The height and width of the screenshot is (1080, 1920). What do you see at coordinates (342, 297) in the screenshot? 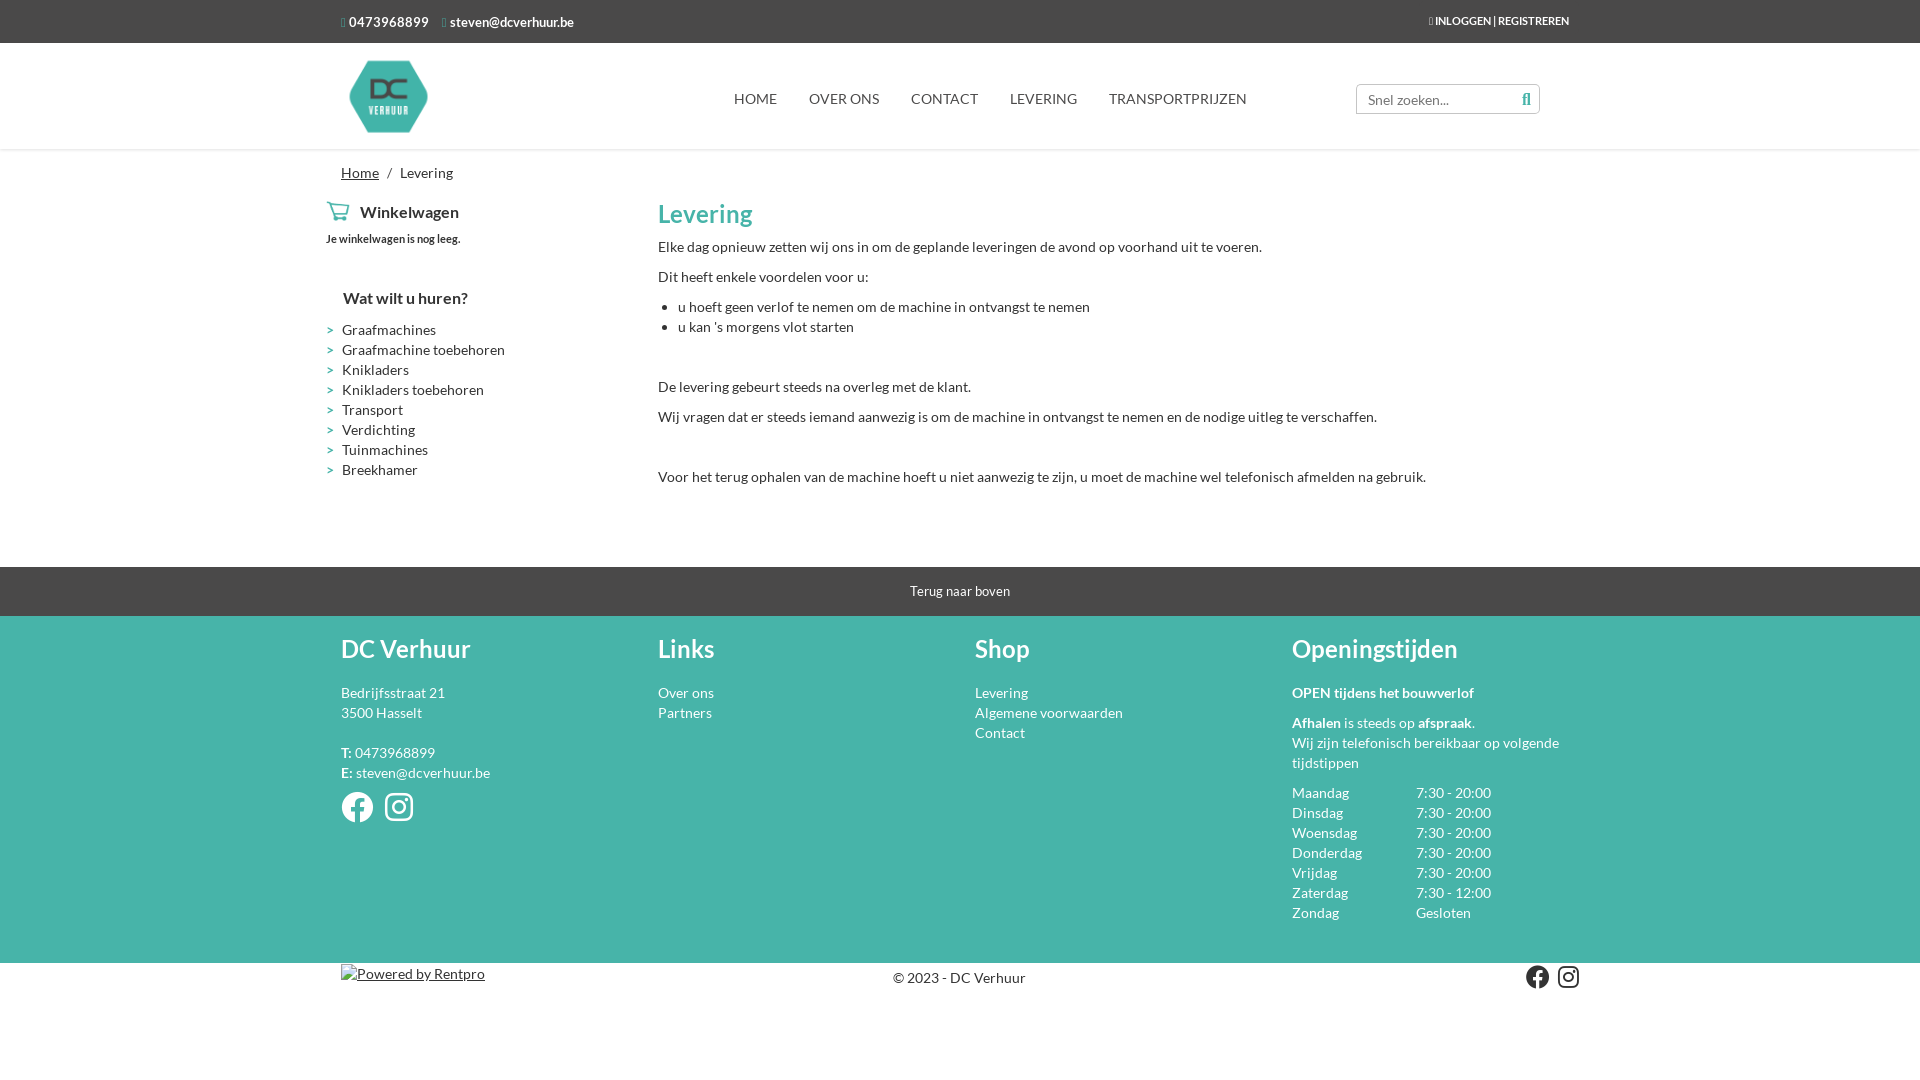
I see `'Wat wilt u huren?'` at bounding box center [342, 297].